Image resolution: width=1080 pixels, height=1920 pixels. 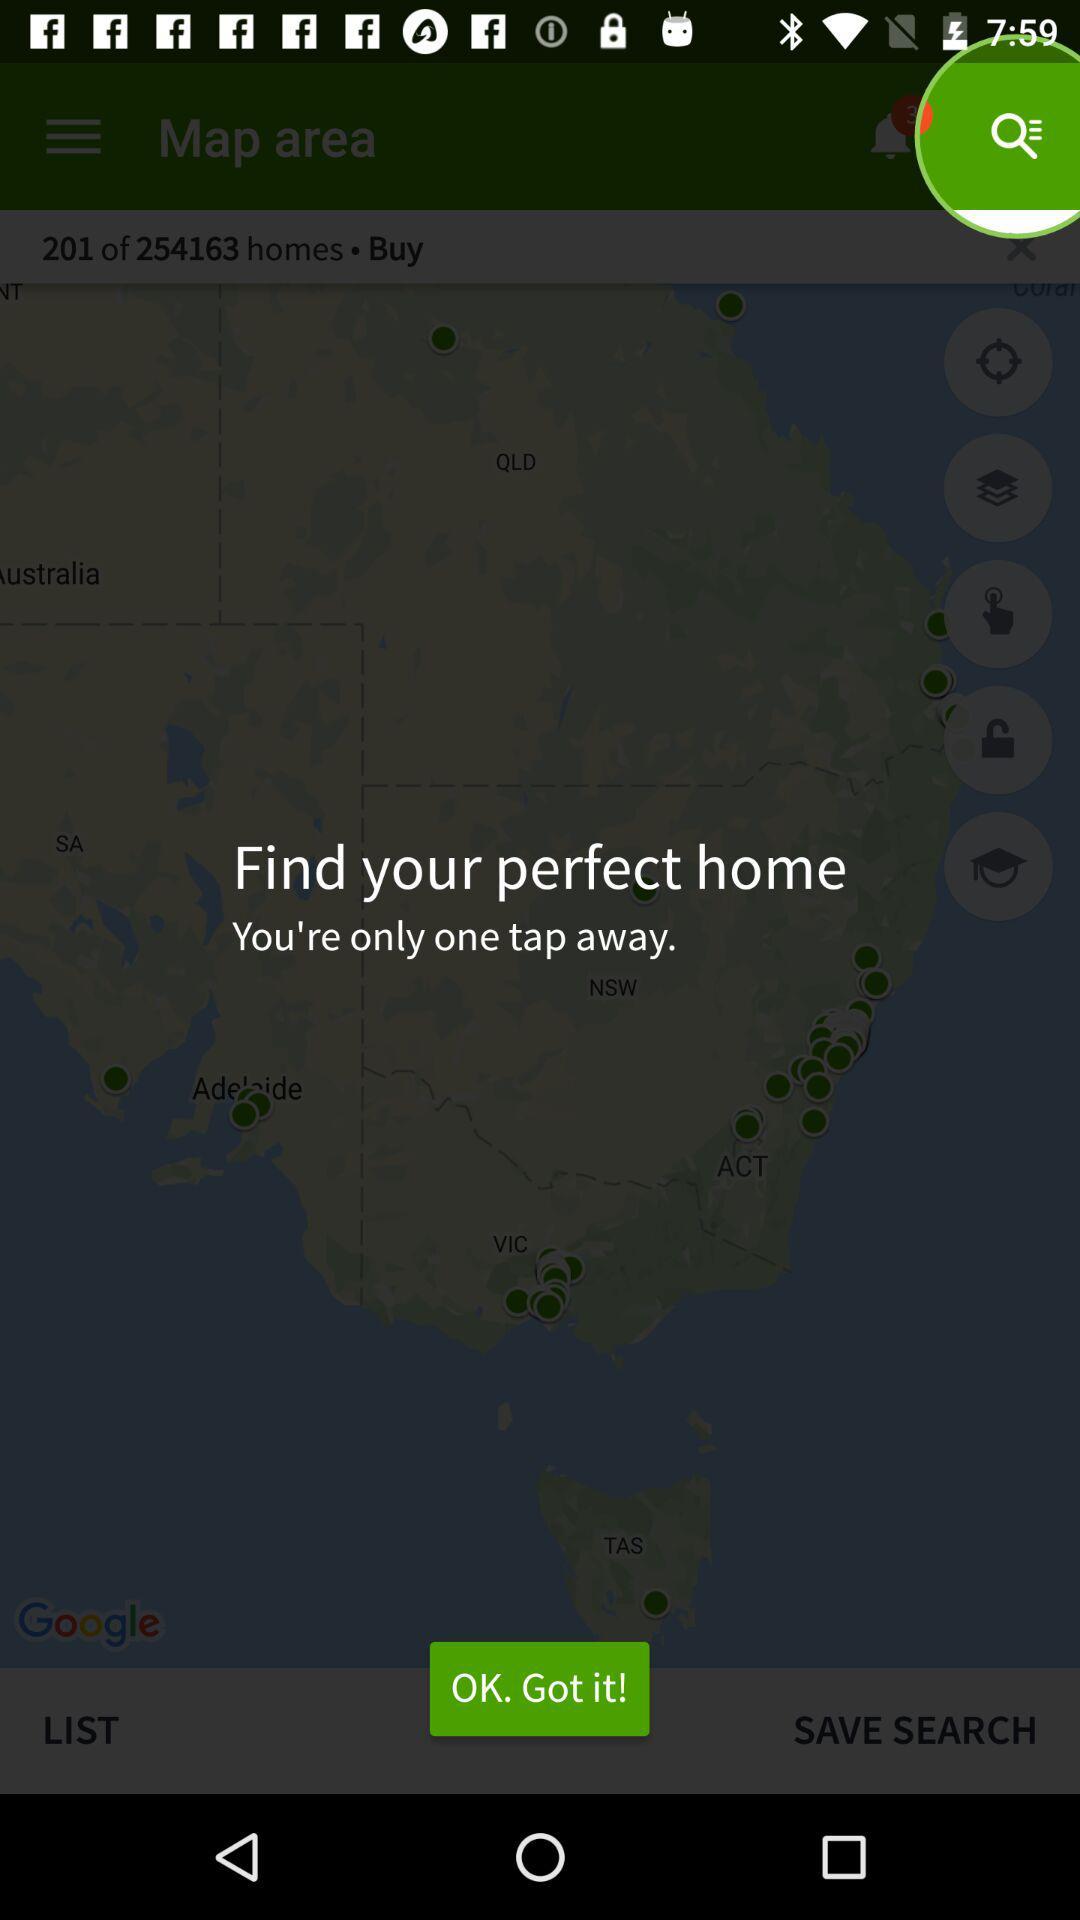 What do you see at coordinates (1021, 245) in the screenshot?
I see `the icon next to 201 of 254163` at bounding box center [1021, 245].